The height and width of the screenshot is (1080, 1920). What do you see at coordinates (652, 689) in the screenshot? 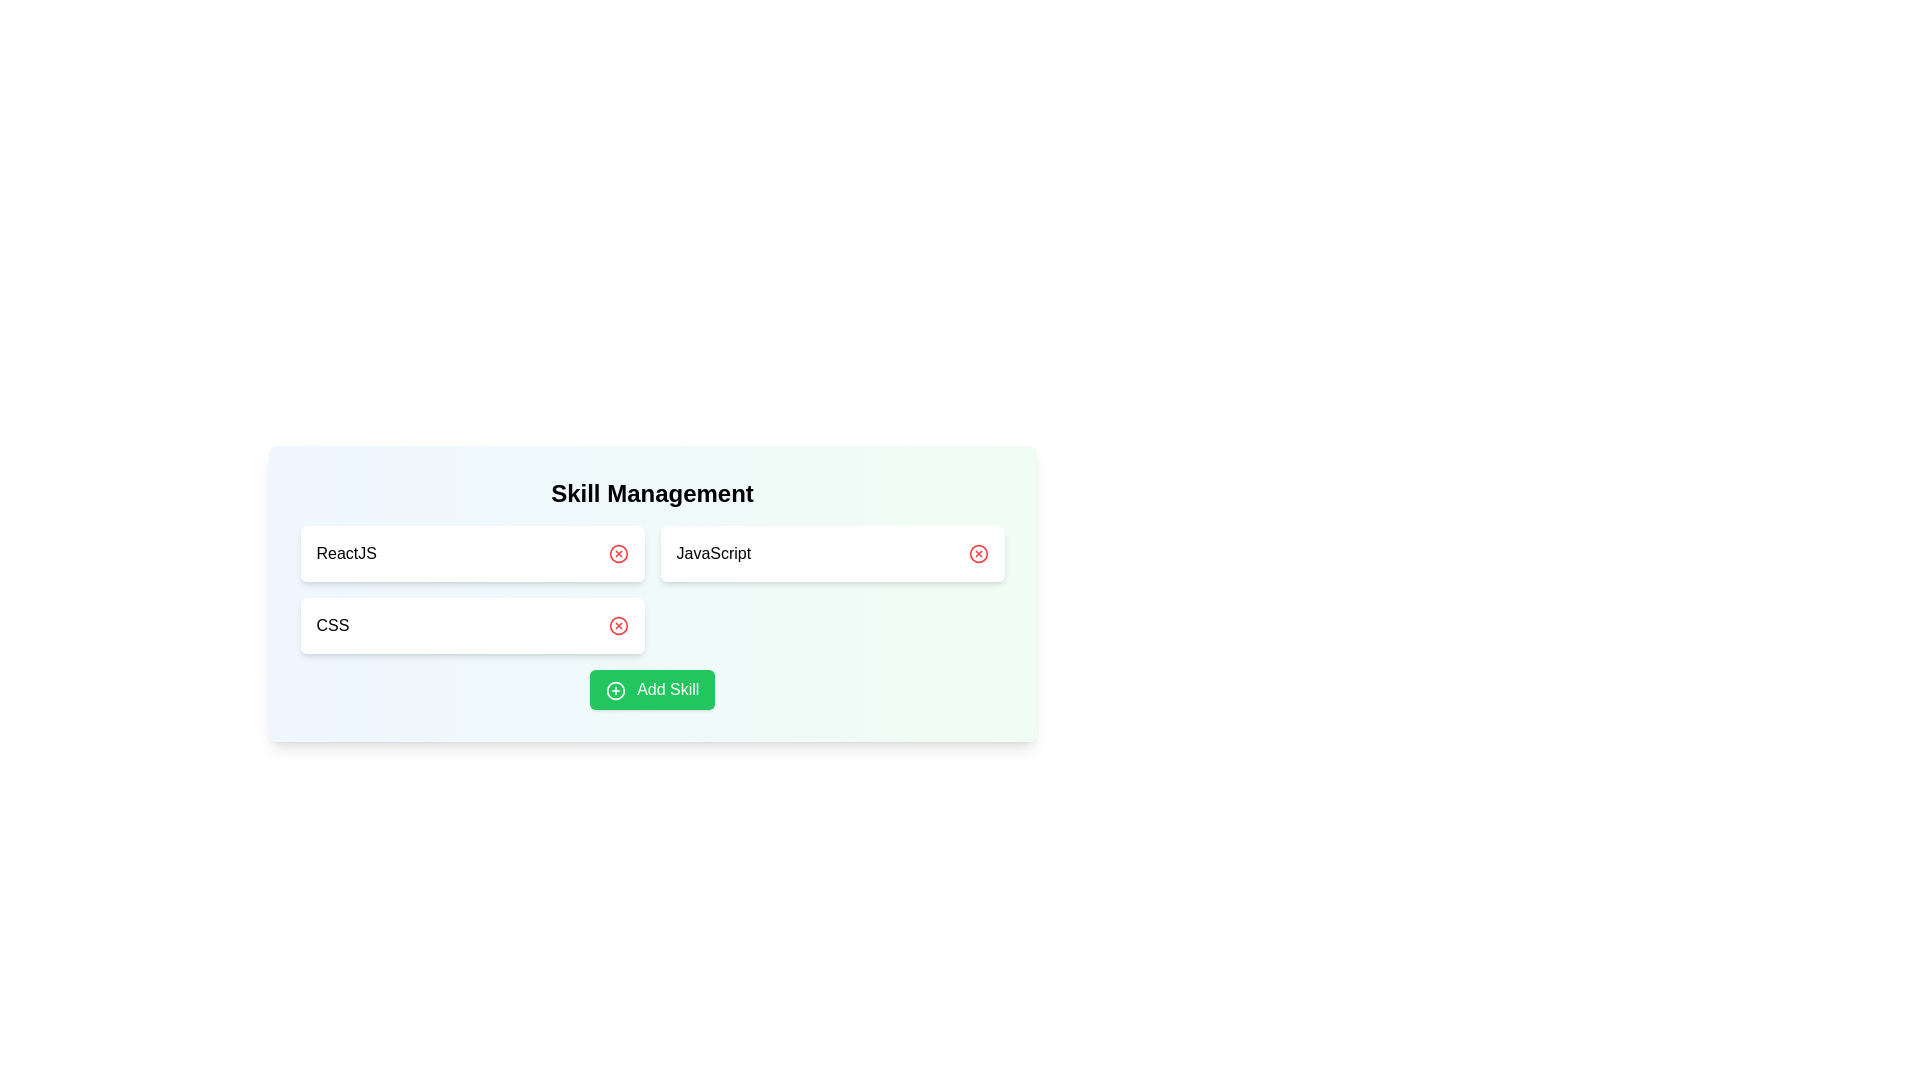
I see `'Add Skill' button to add a new skill` at bounding box center [652, 689].